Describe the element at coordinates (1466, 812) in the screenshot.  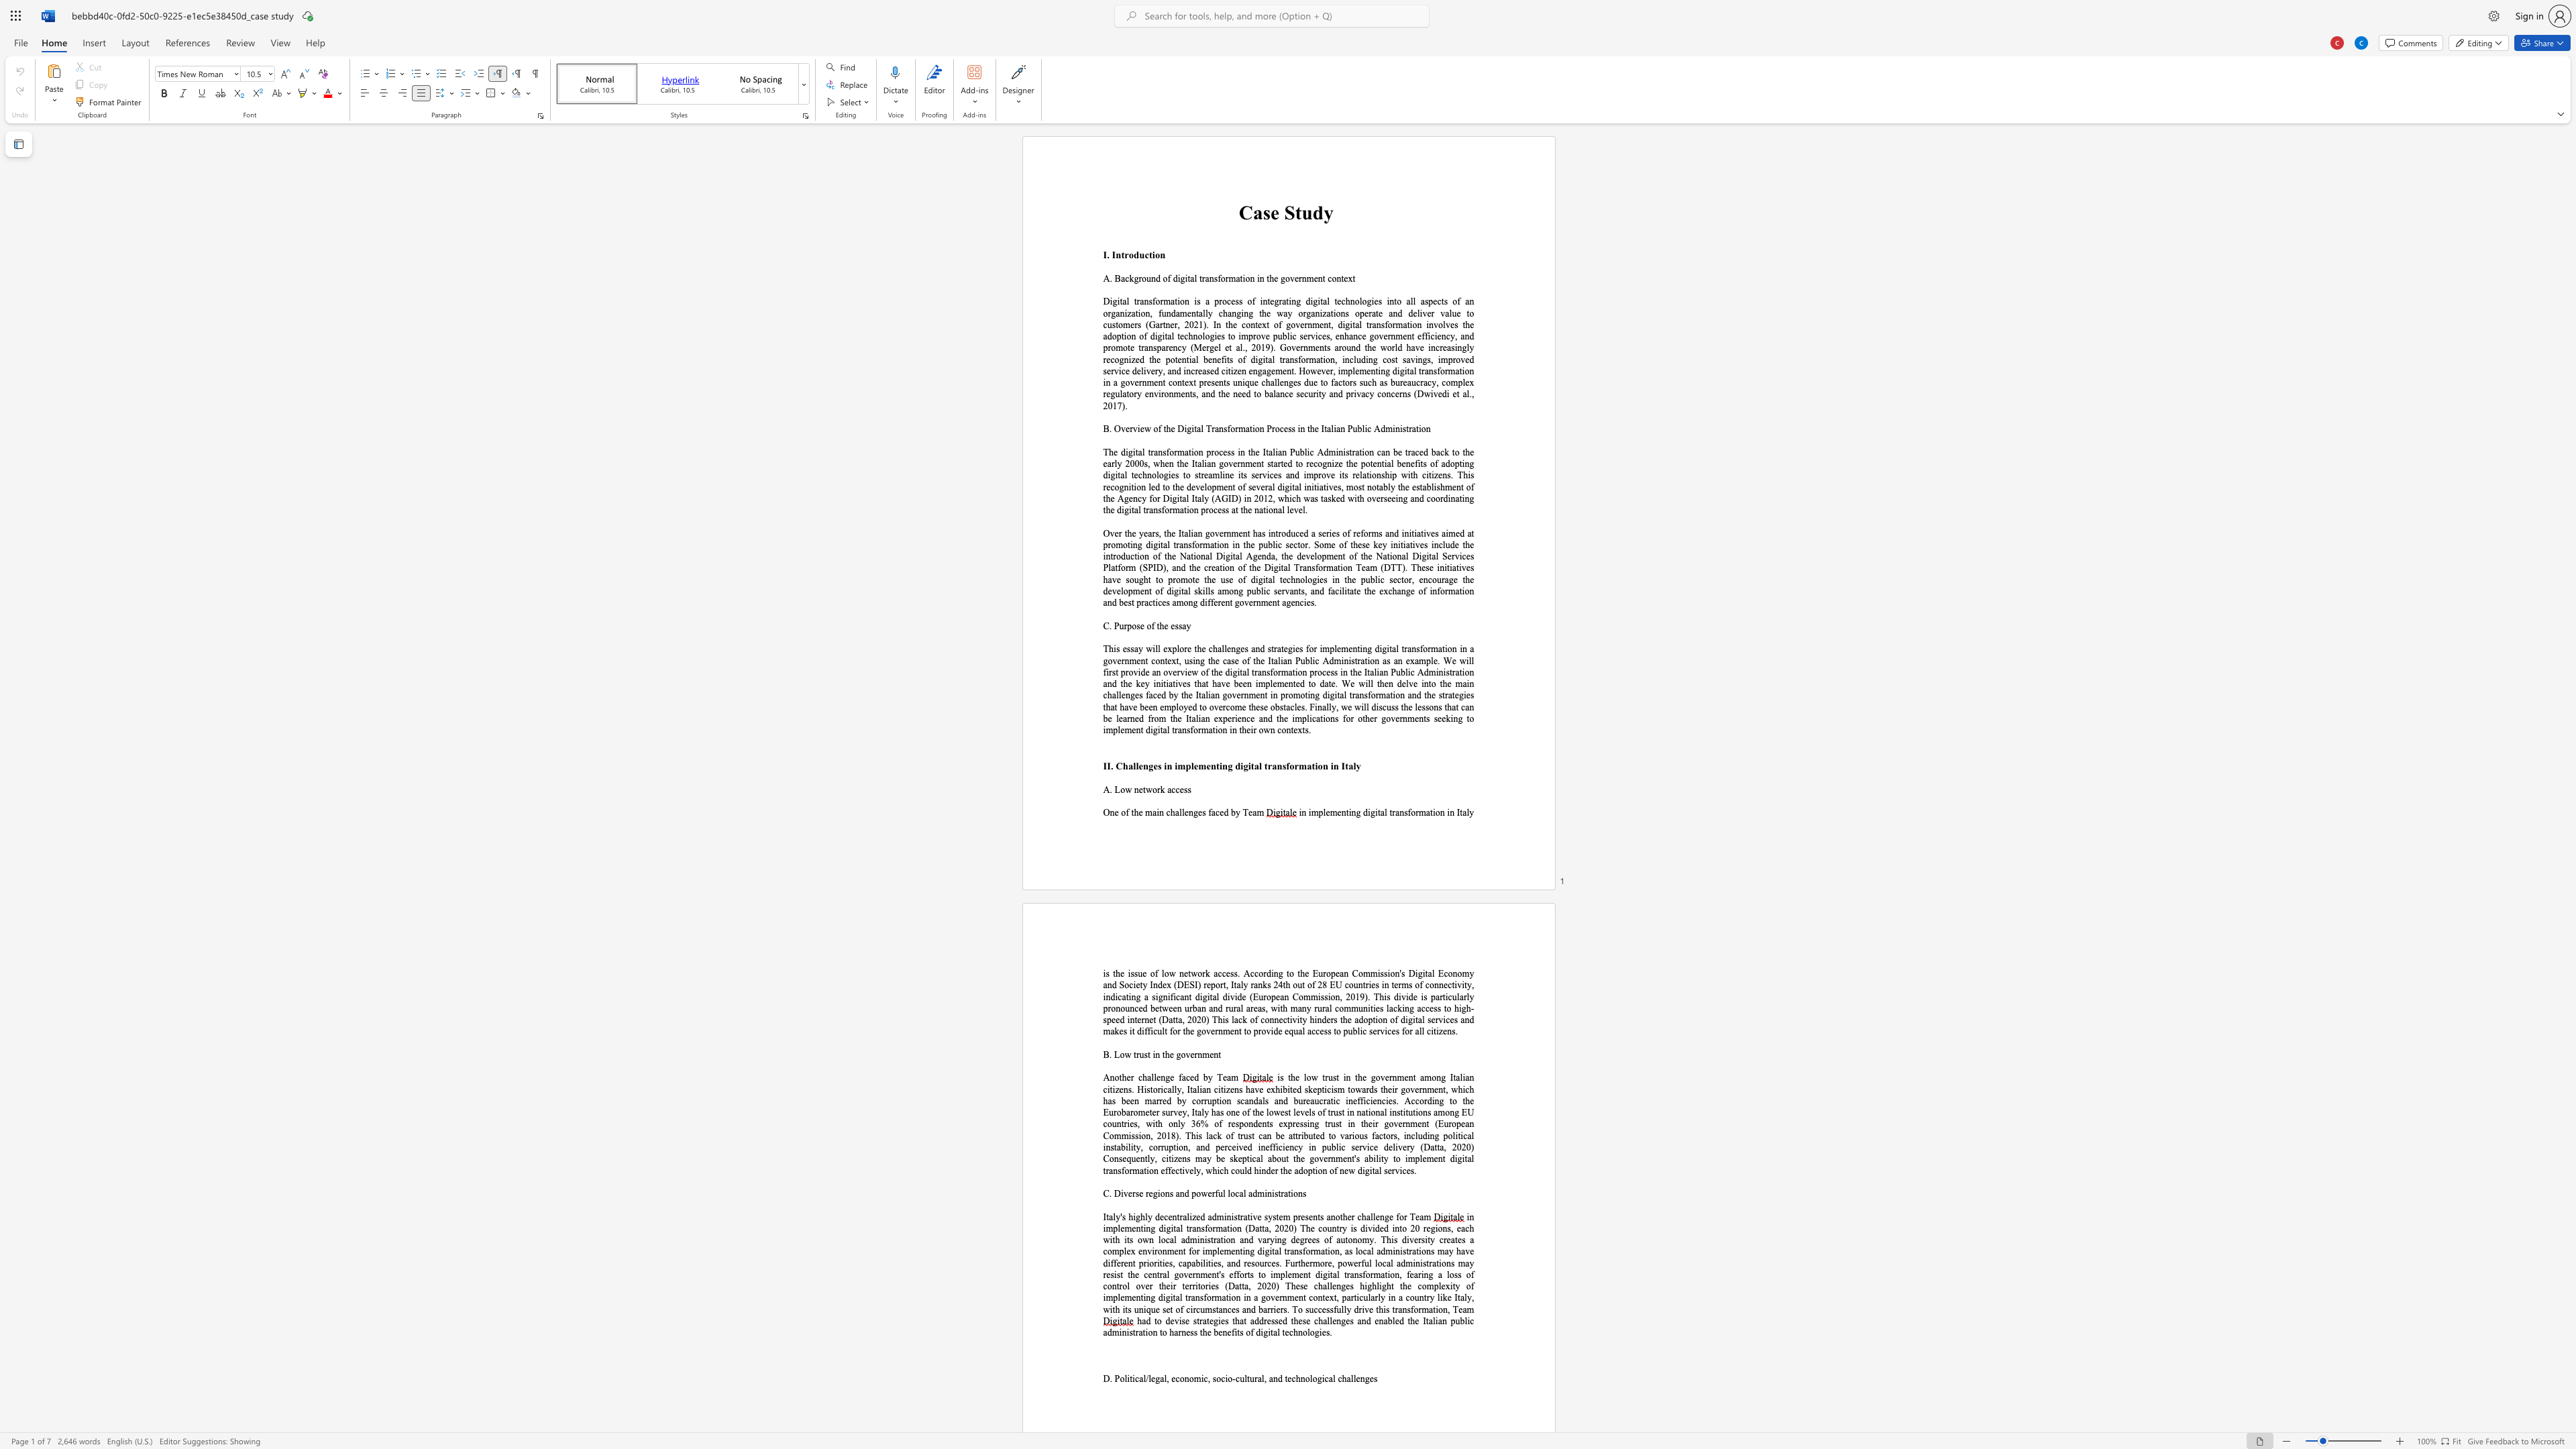
I see `the 3th character "l" in the text` at that location.